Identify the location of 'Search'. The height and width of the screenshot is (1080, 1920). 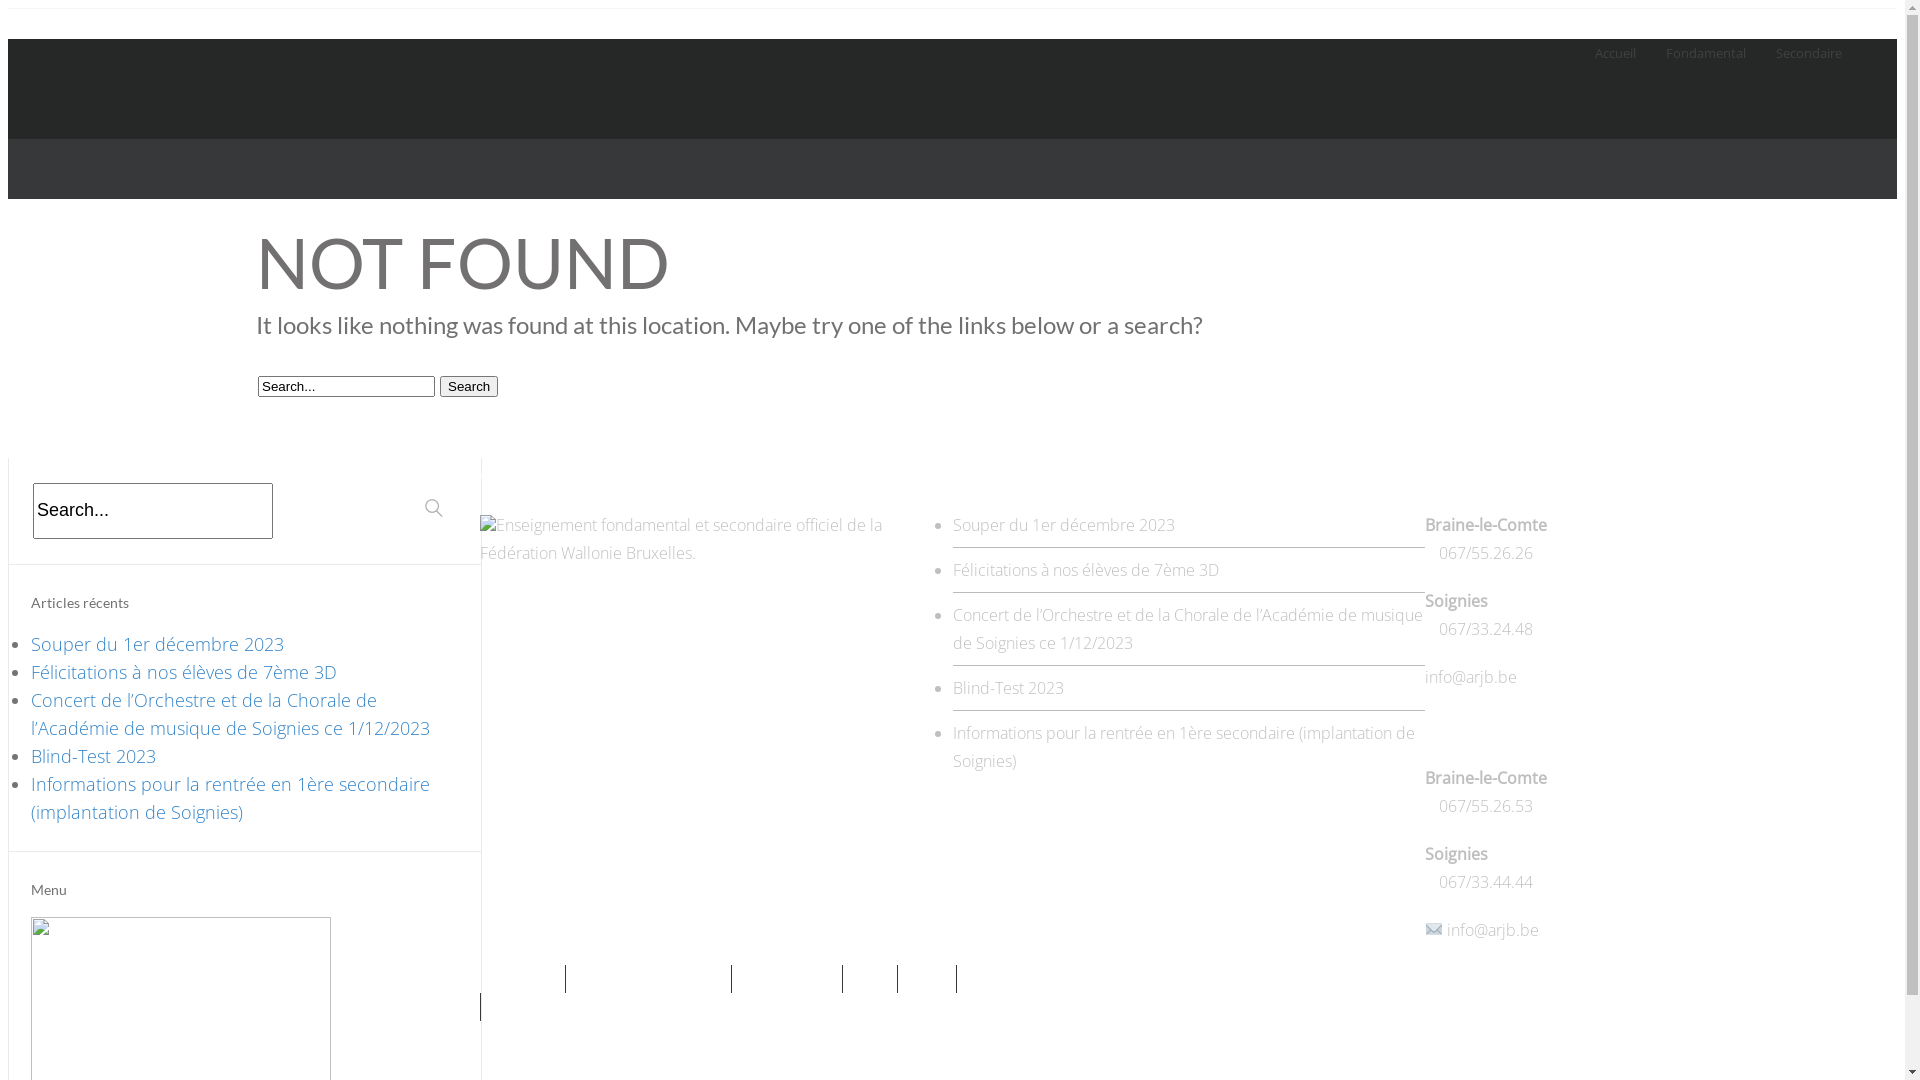
(439, 386).